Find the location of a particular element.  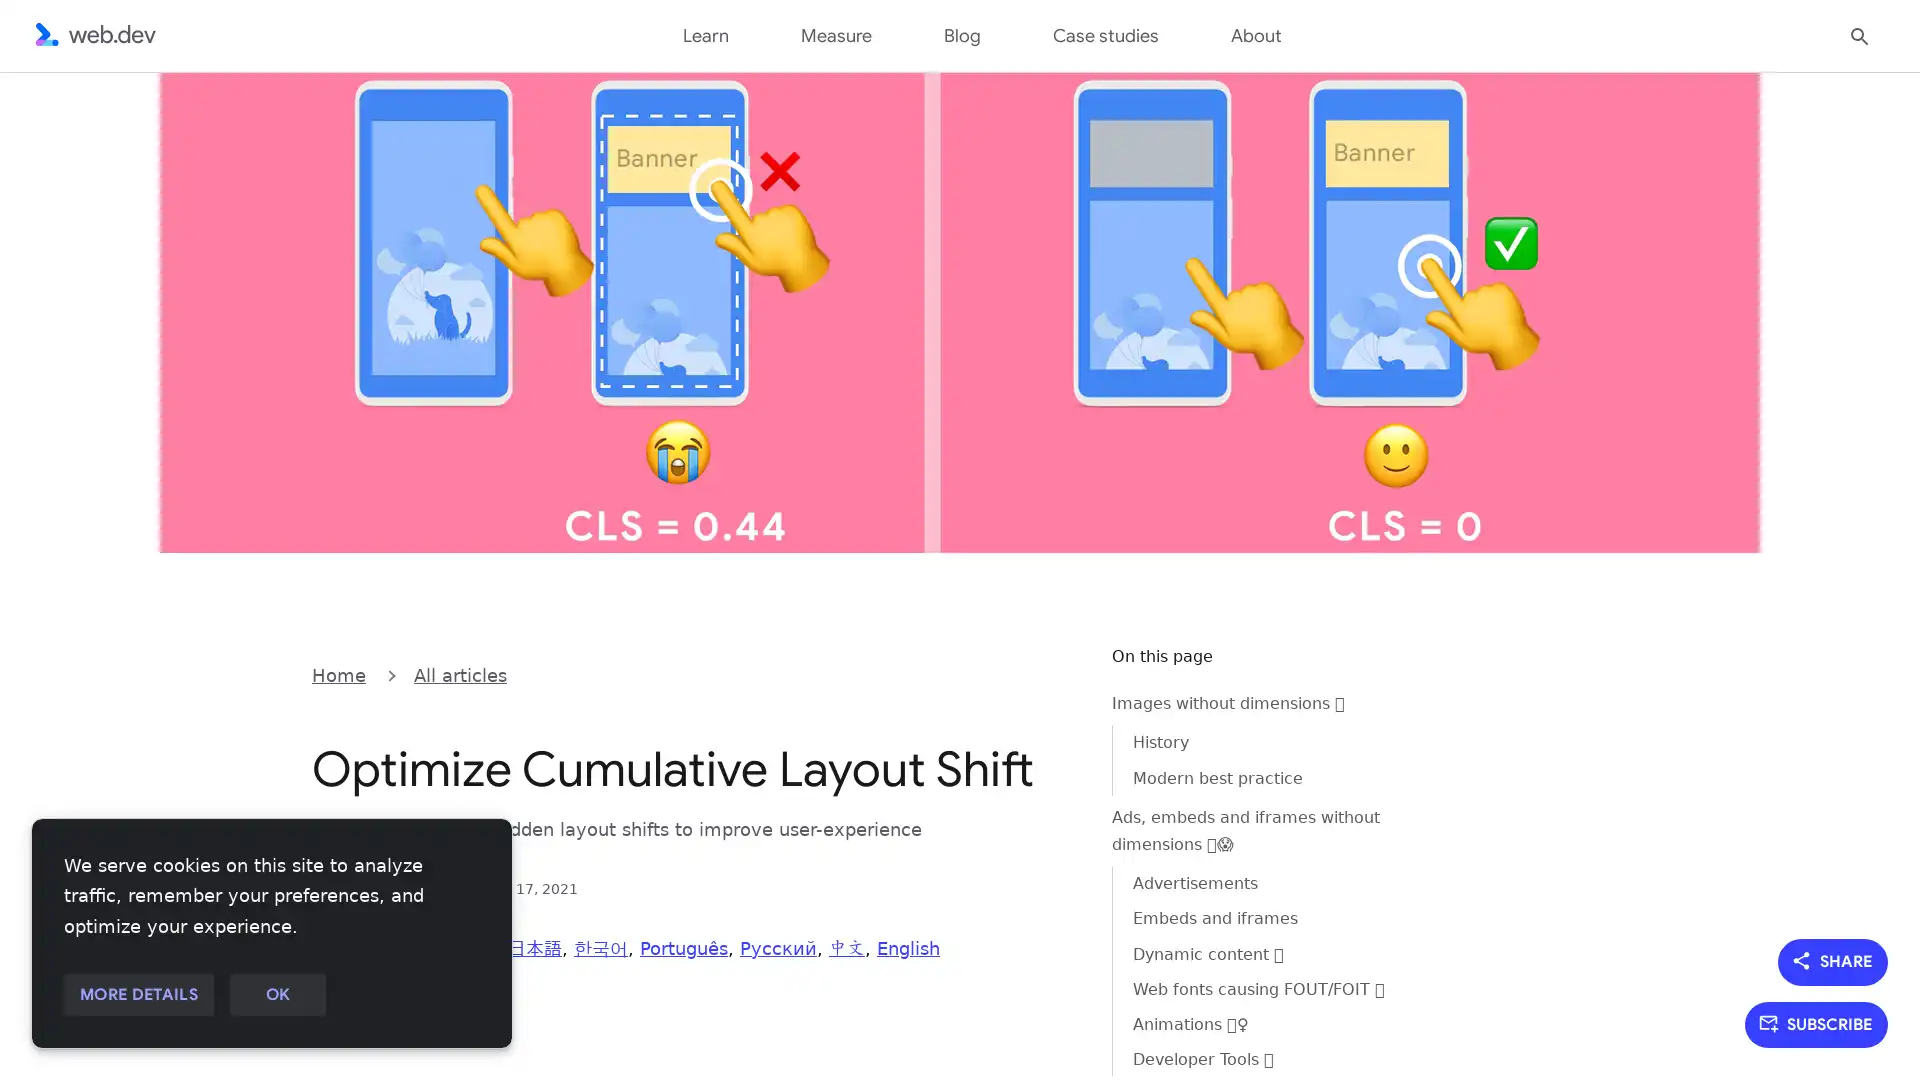

Copy code is located at coordinates (1046, 673).